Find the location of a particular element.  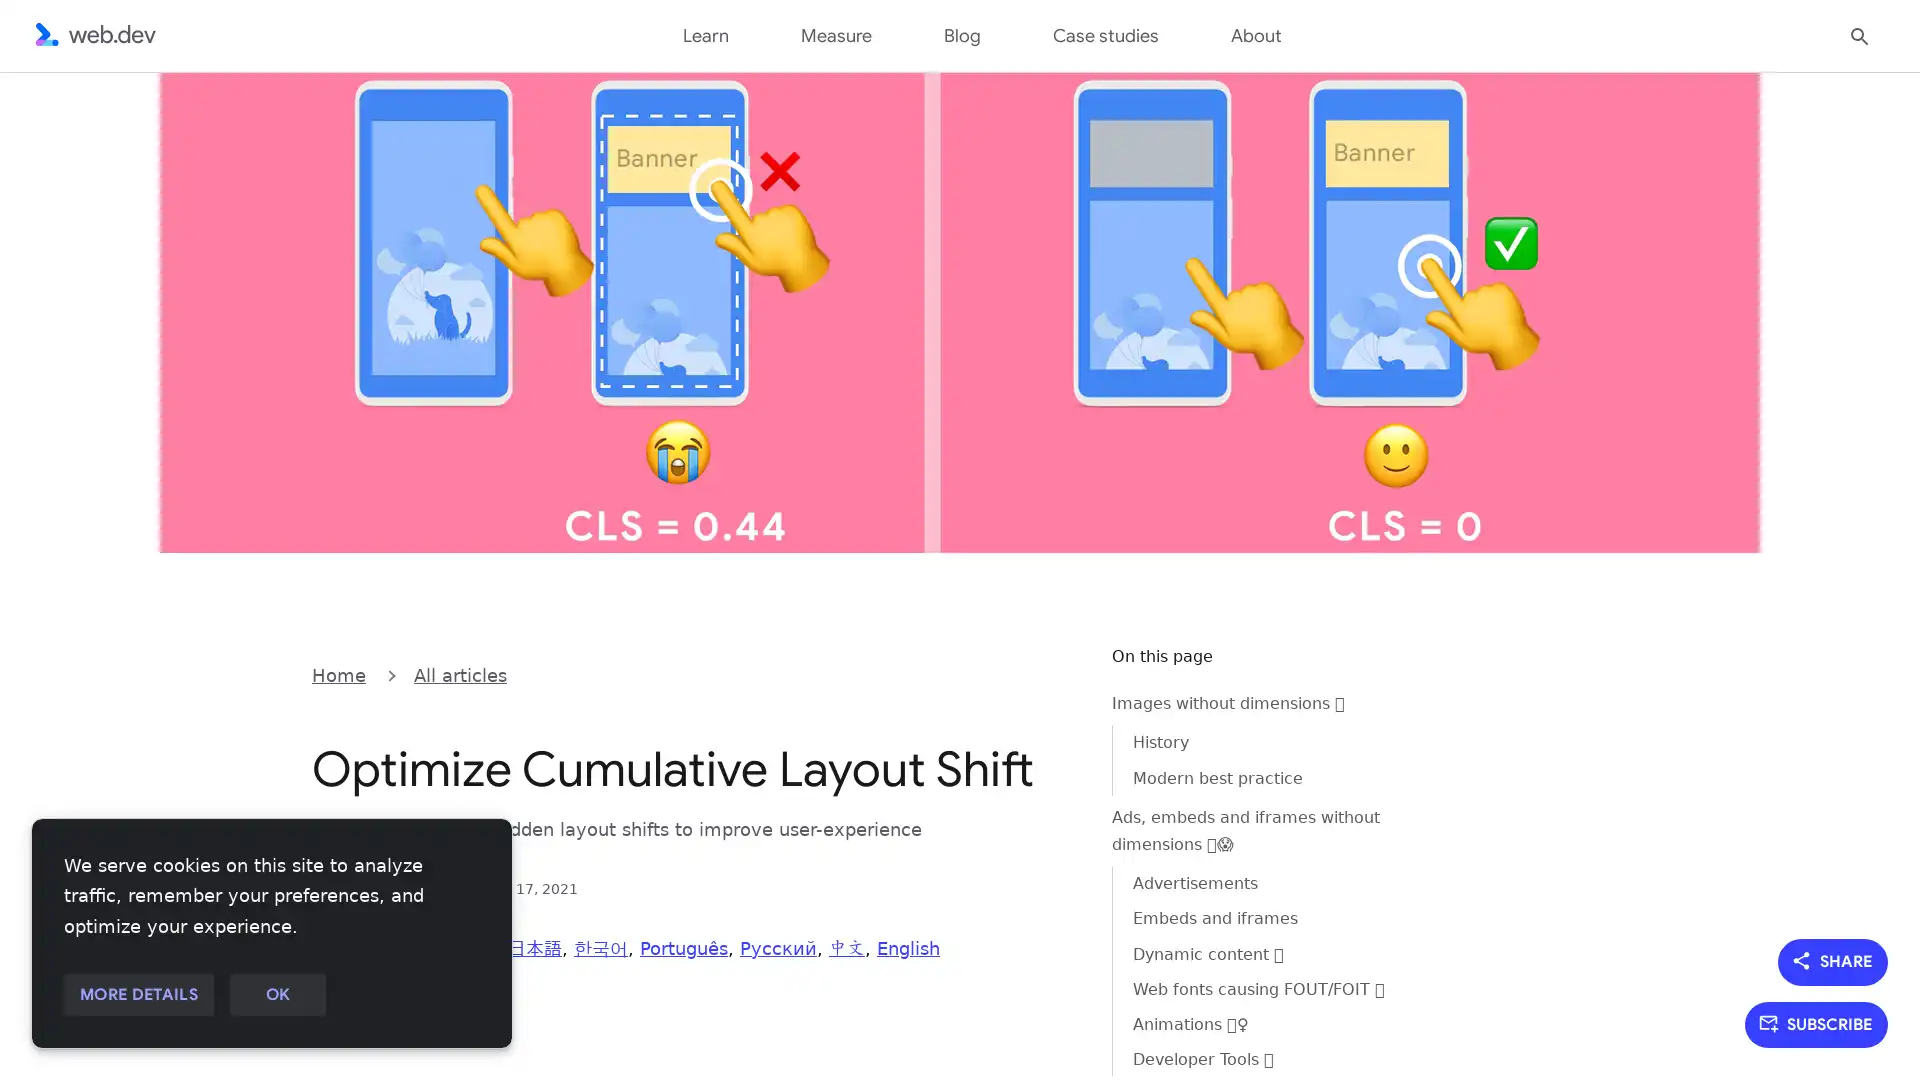

Copy code is located at coordinates (1046, 673).